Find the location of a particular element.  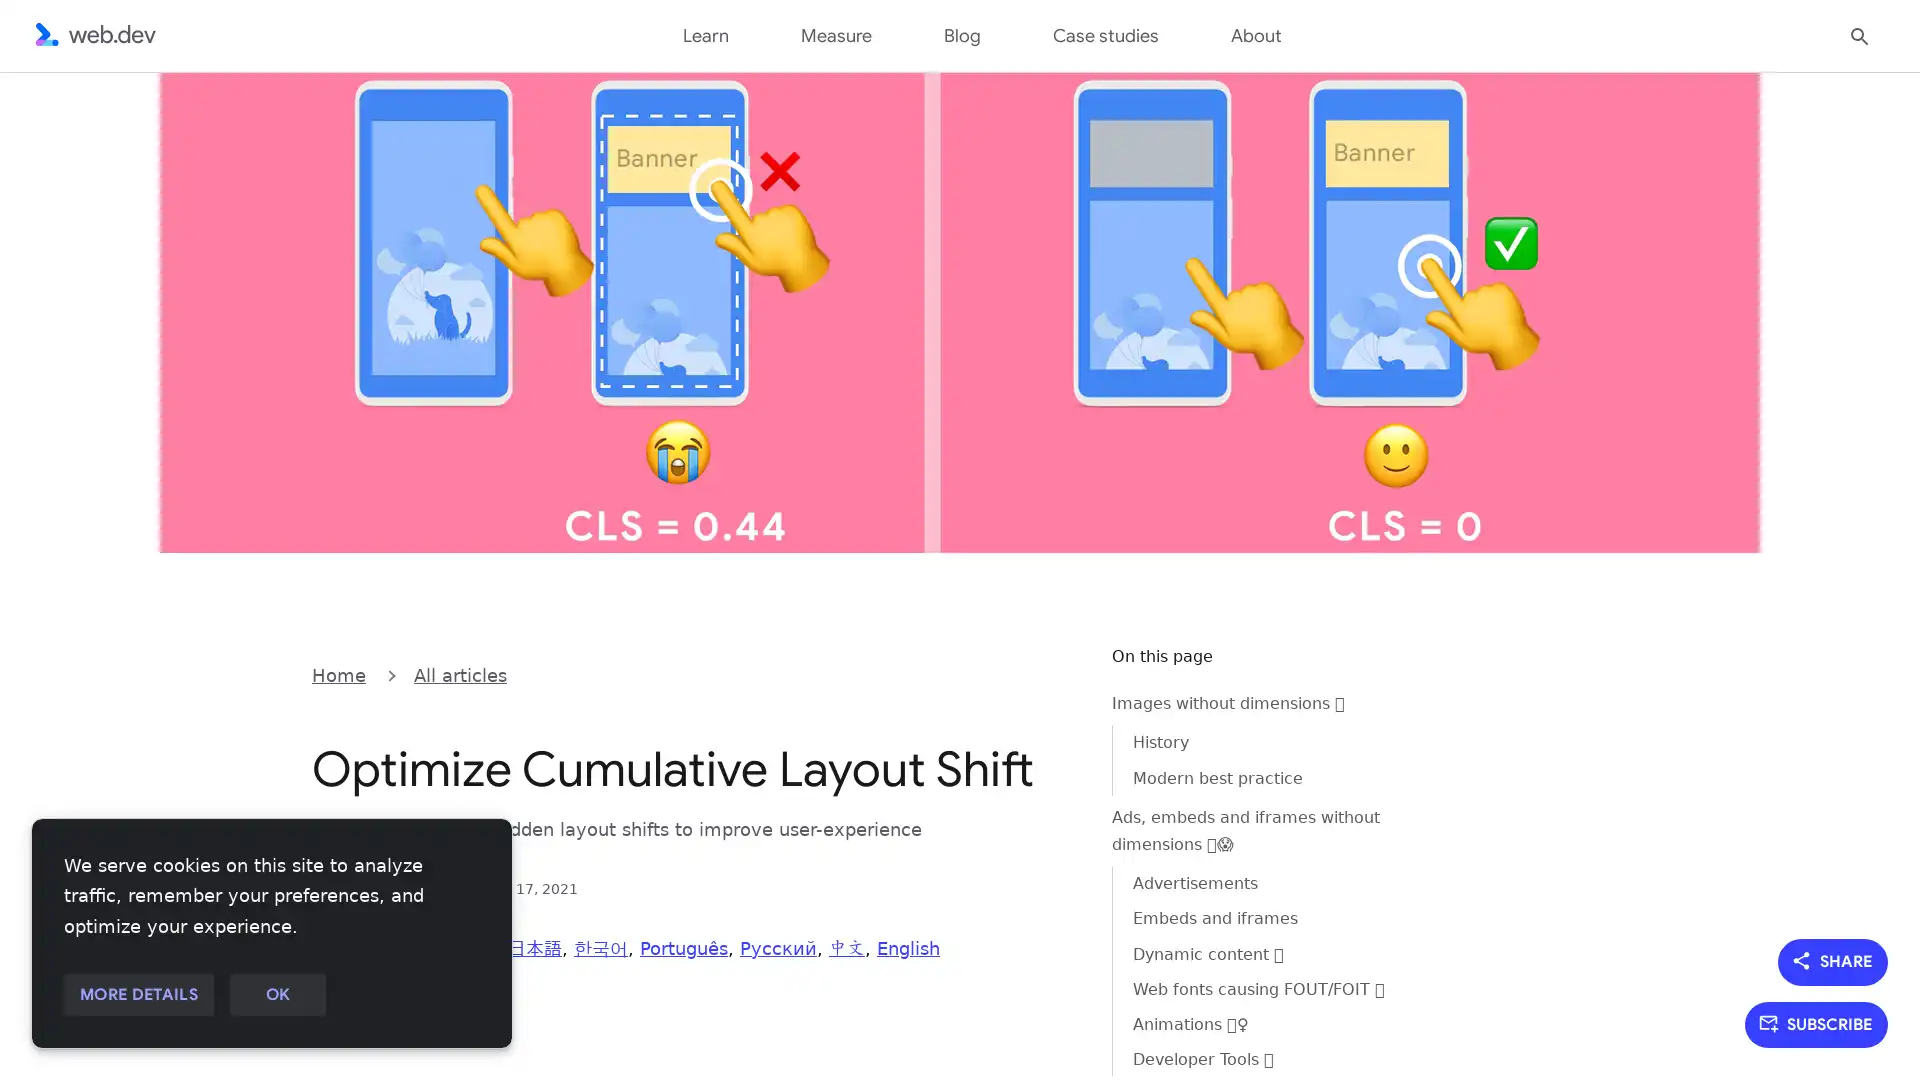

Copy code is located at coordinates (1046, 673).